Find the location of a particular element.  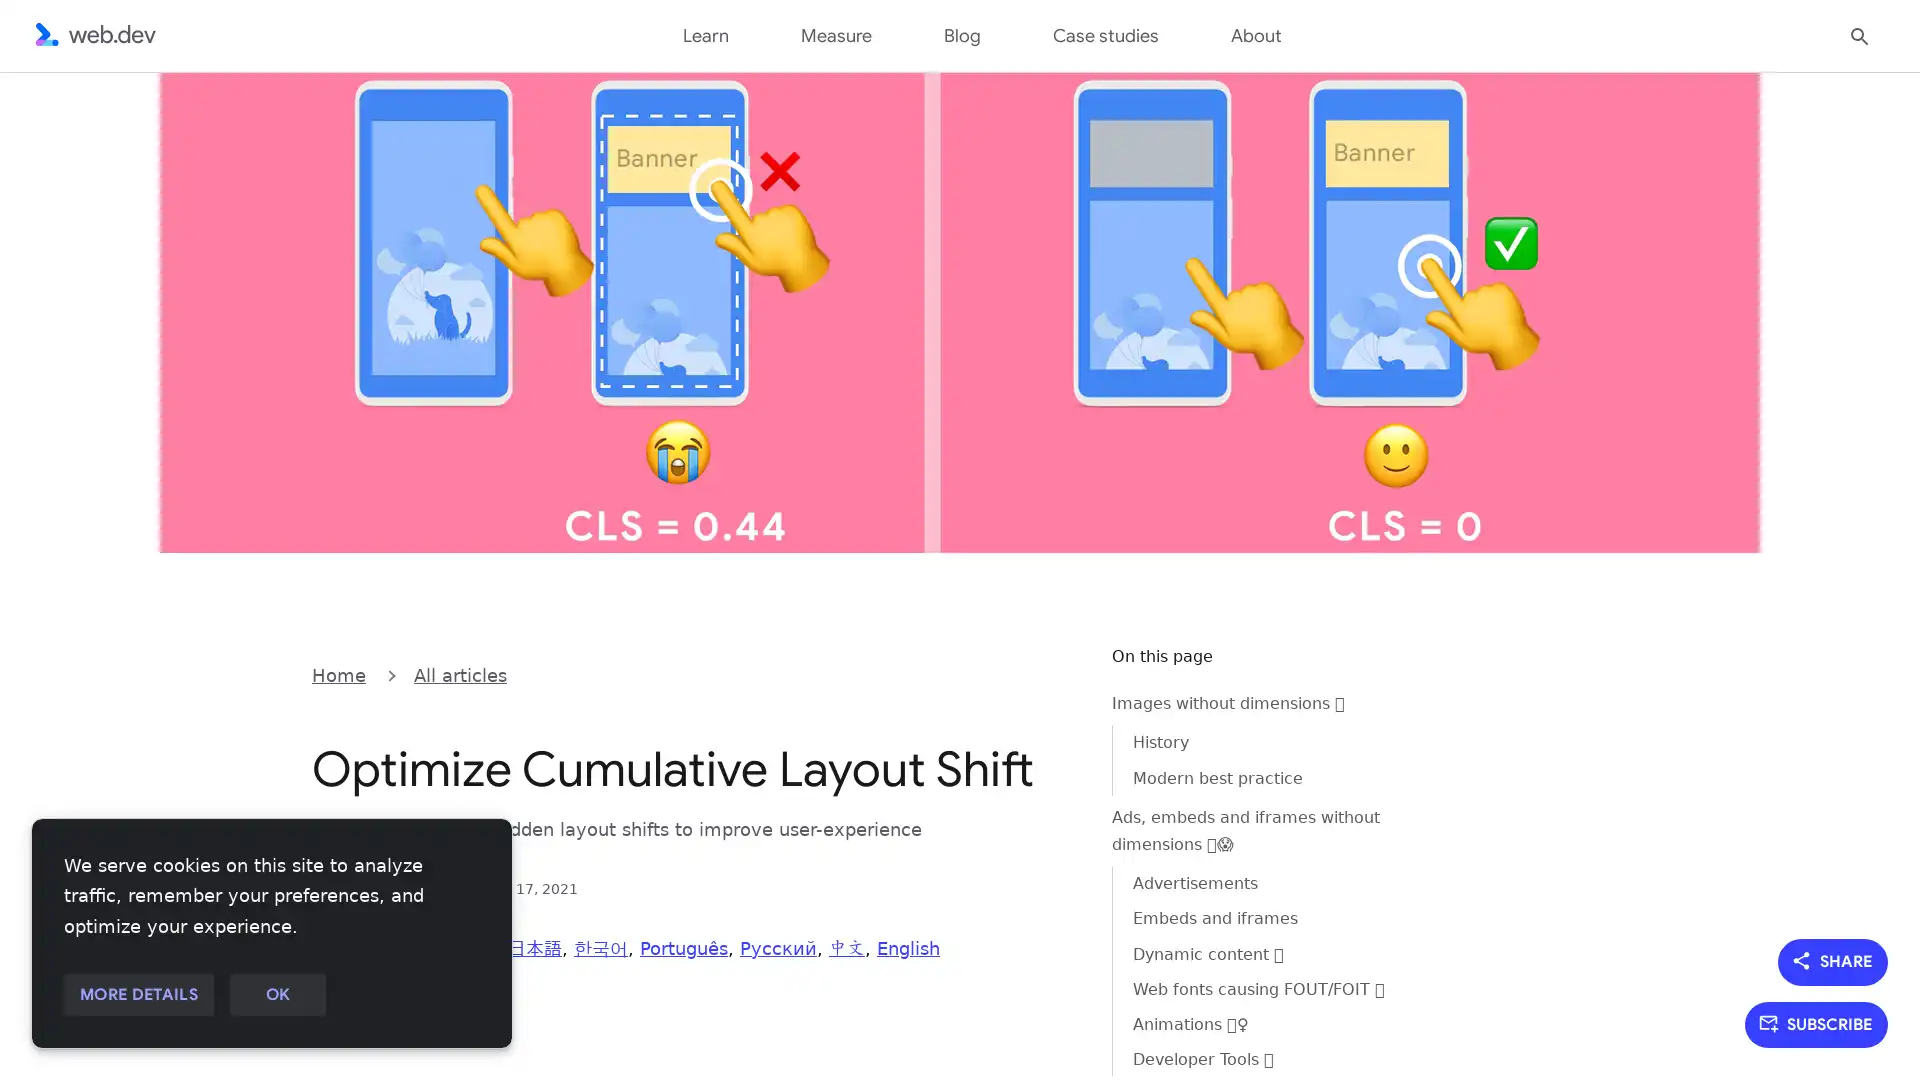

Copy code is located at coordinates (1046, 673).